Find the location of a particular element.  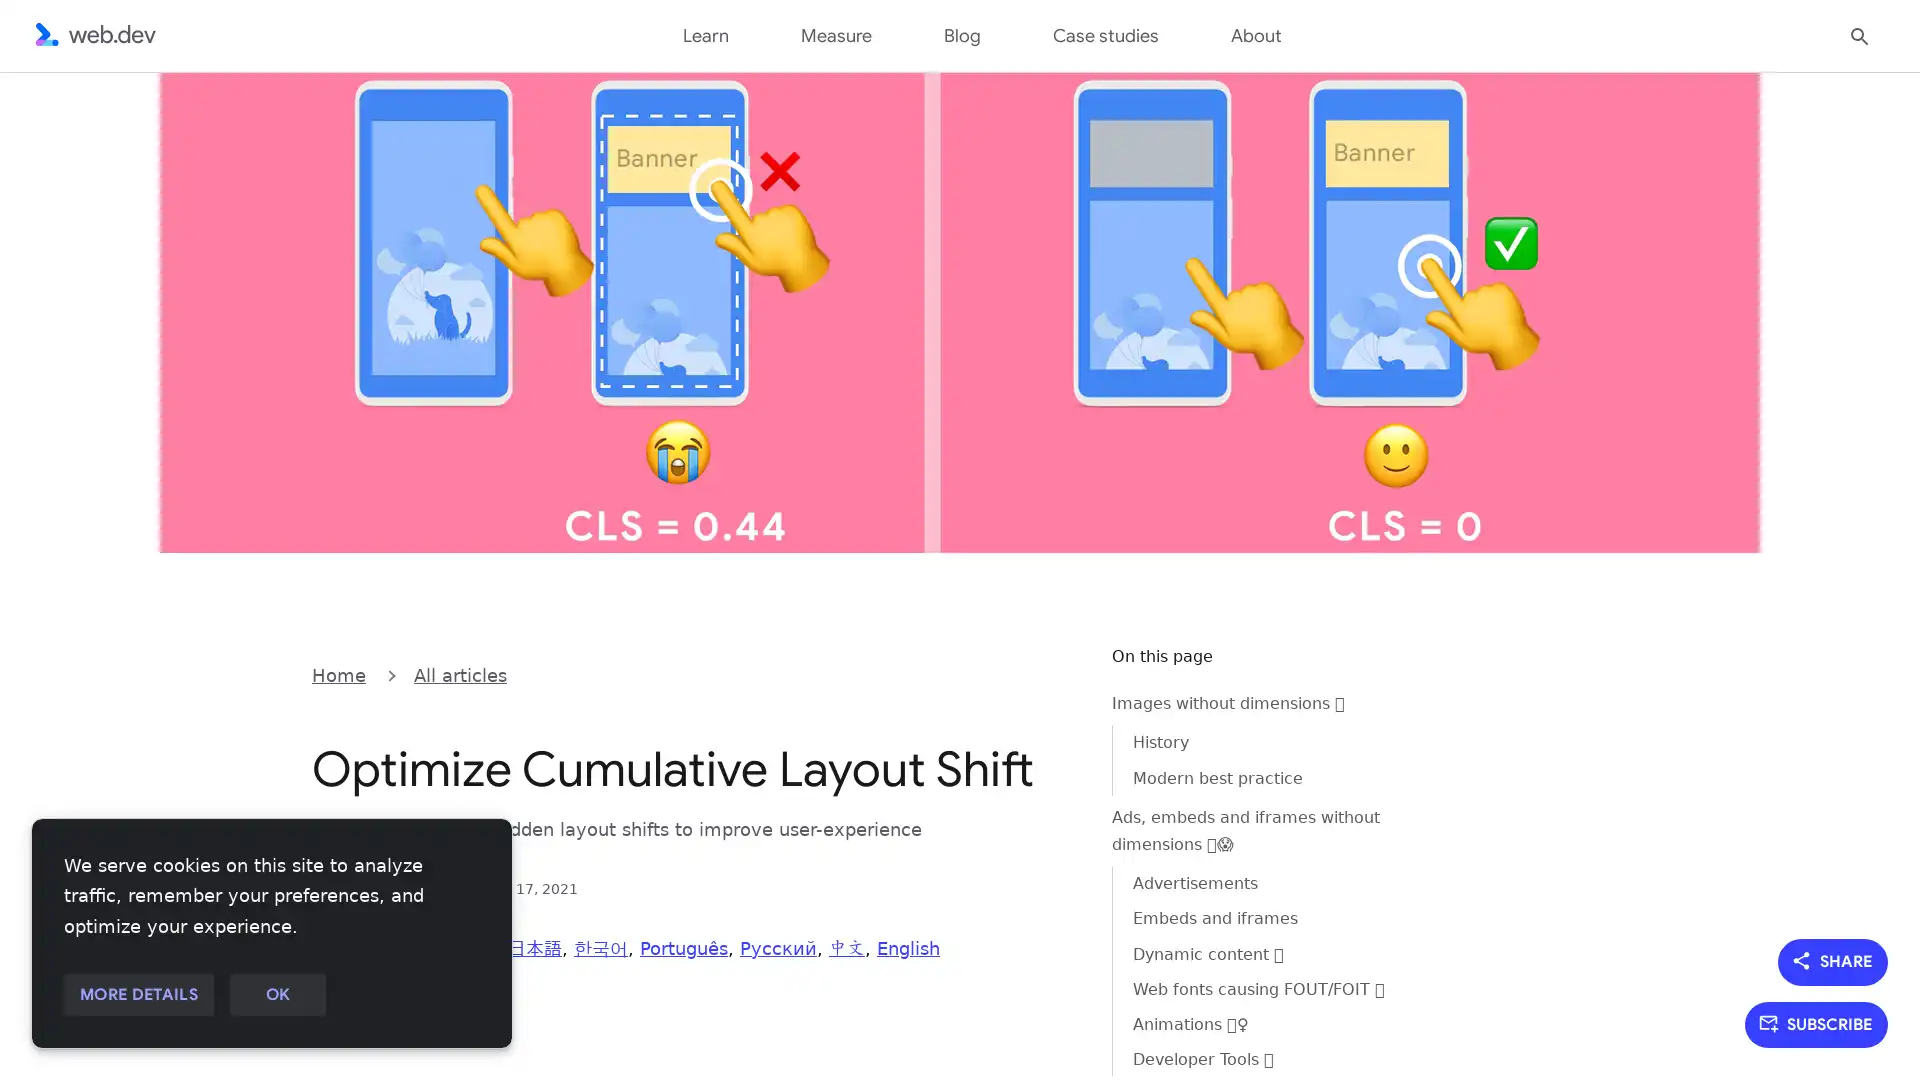

Copy code is located at coordinates (1046, 673).